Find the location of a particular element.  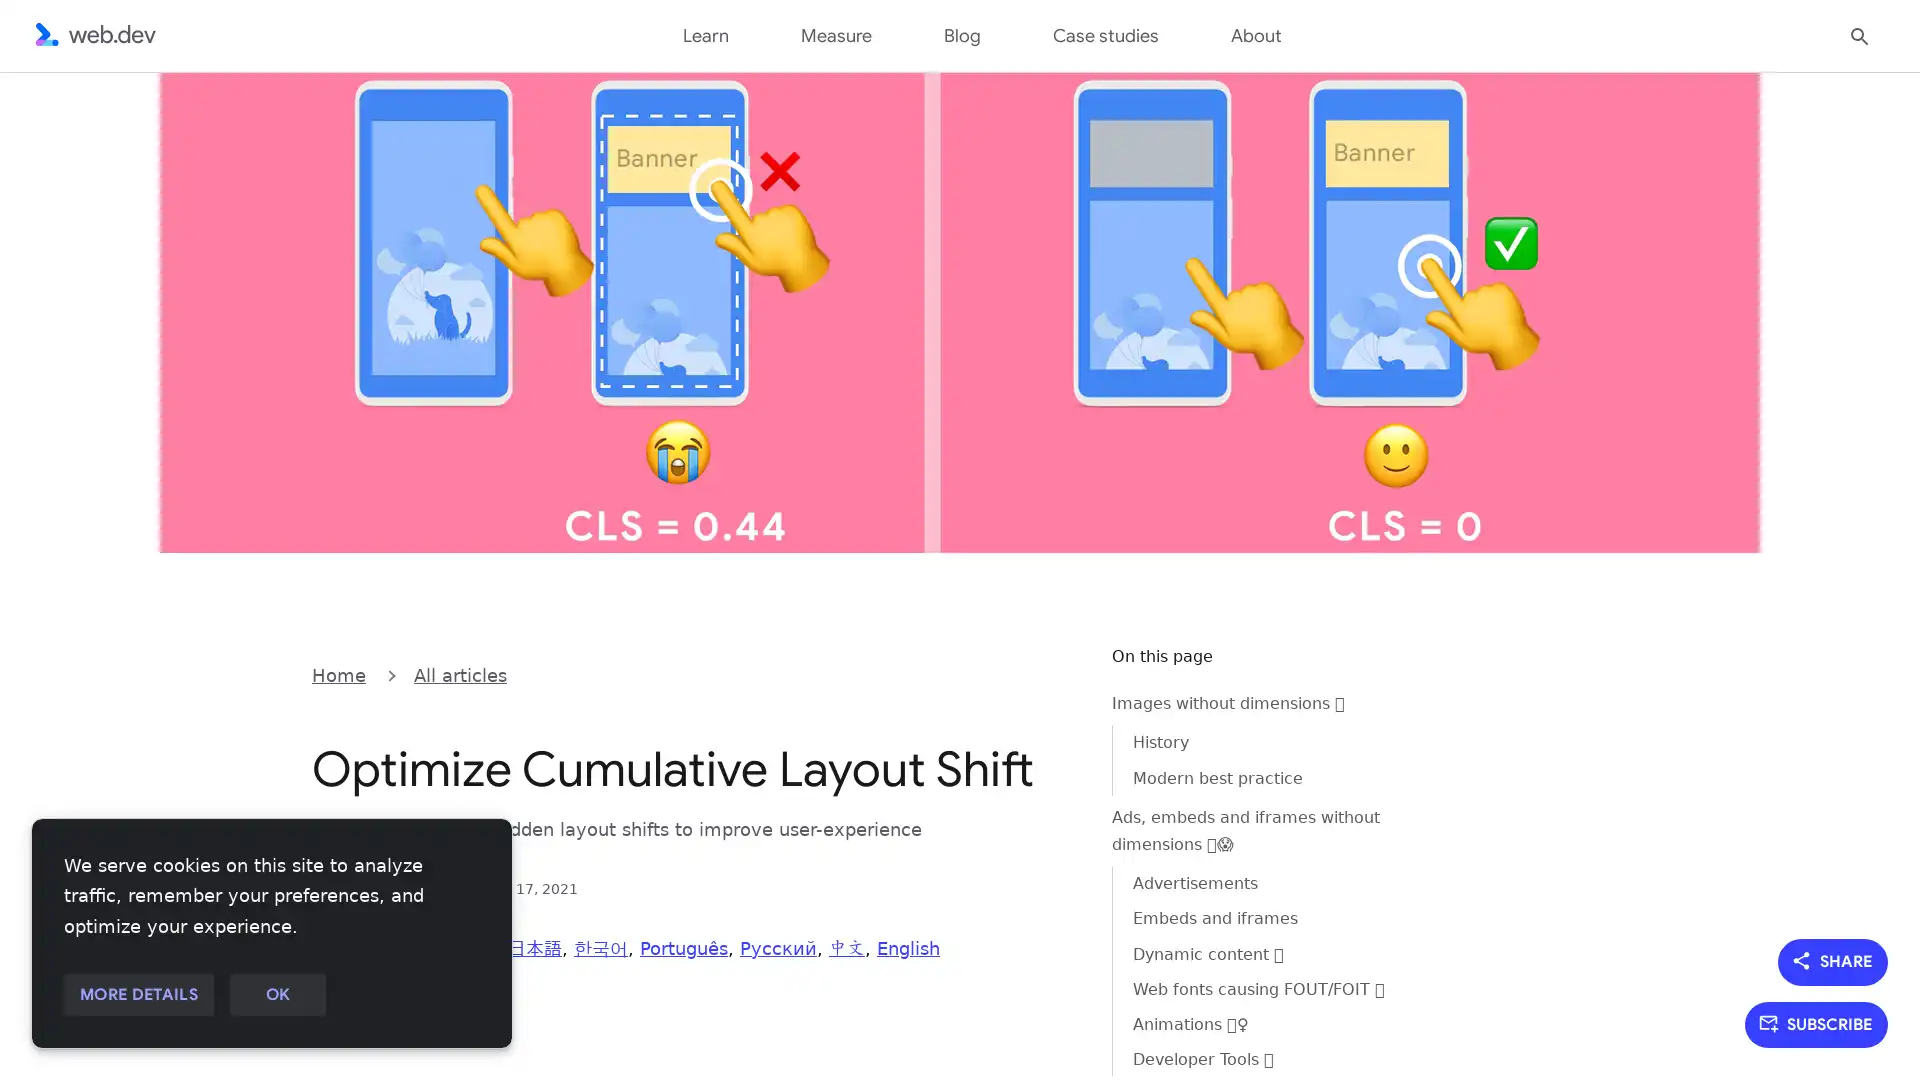

Copy code is located at coordinates (1046, 673).